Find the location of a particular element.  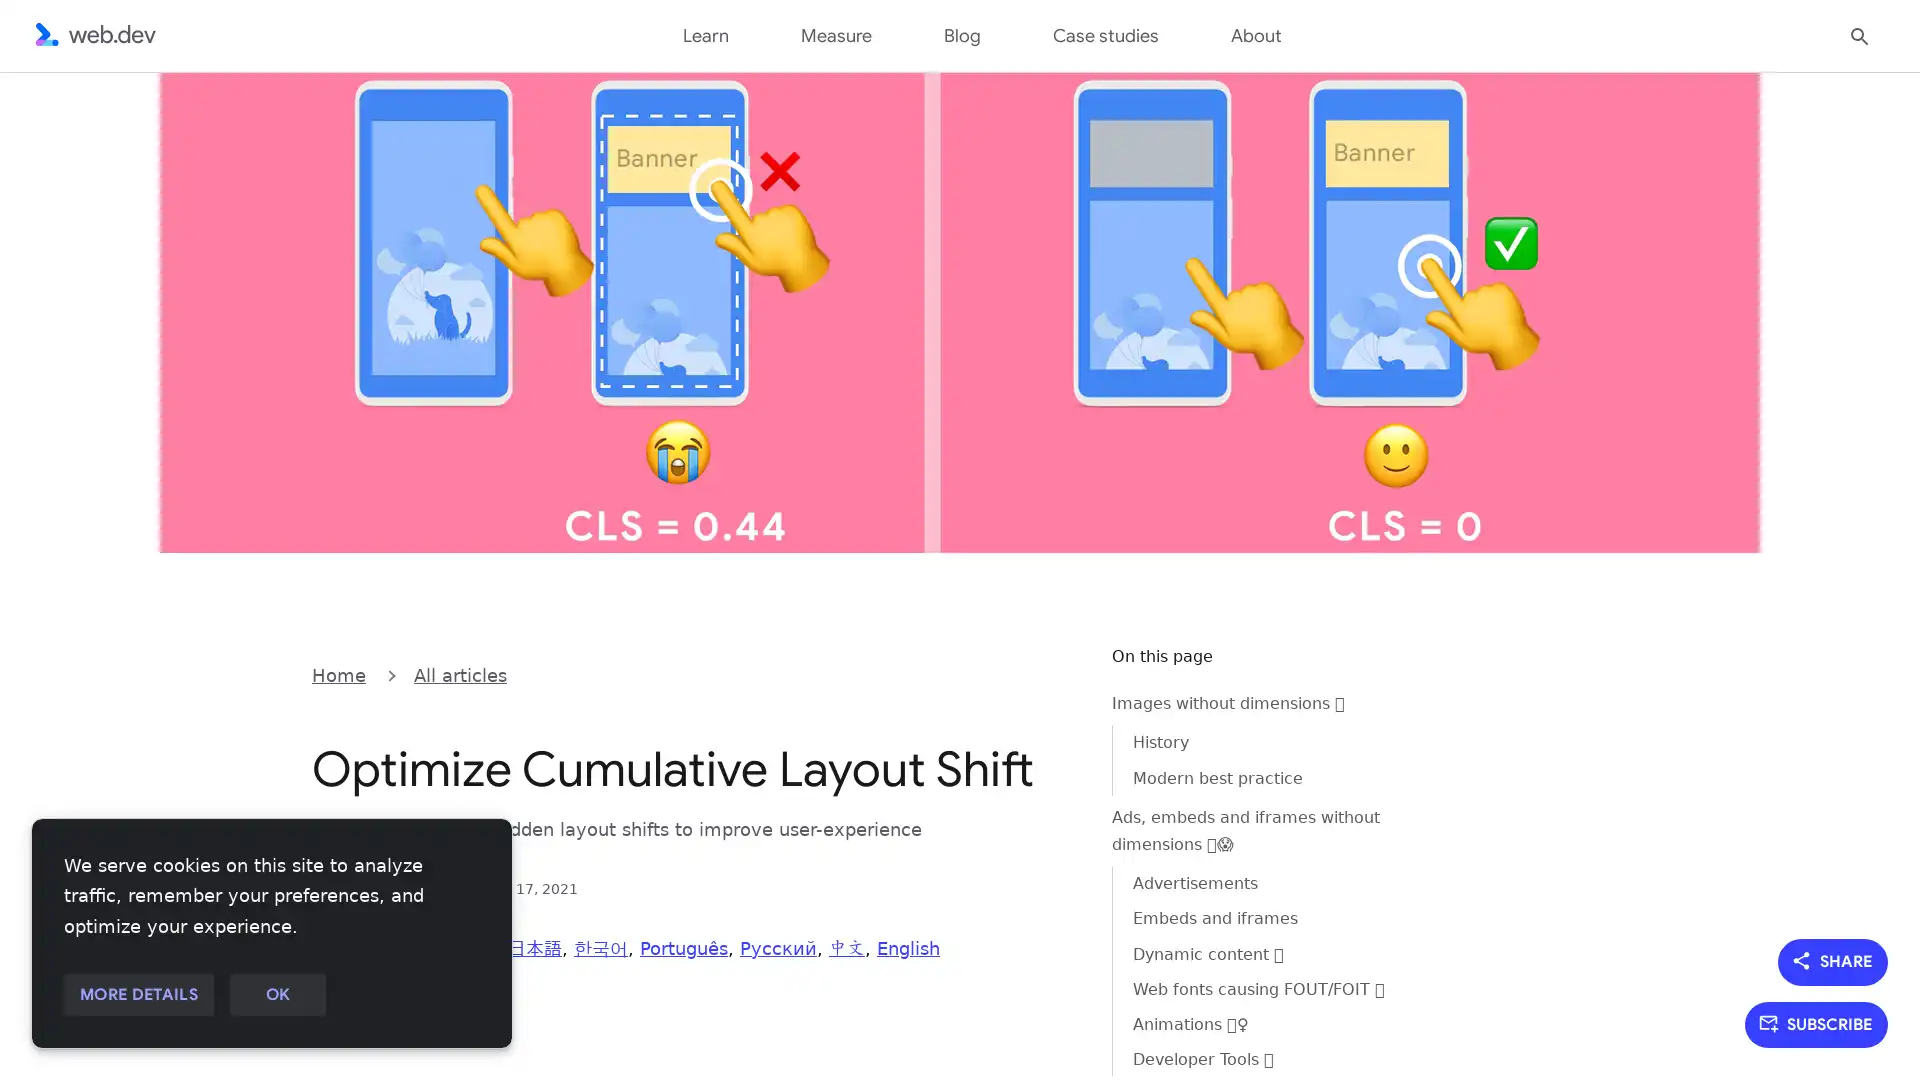

Copy code is located at coordinates (1046, 673).